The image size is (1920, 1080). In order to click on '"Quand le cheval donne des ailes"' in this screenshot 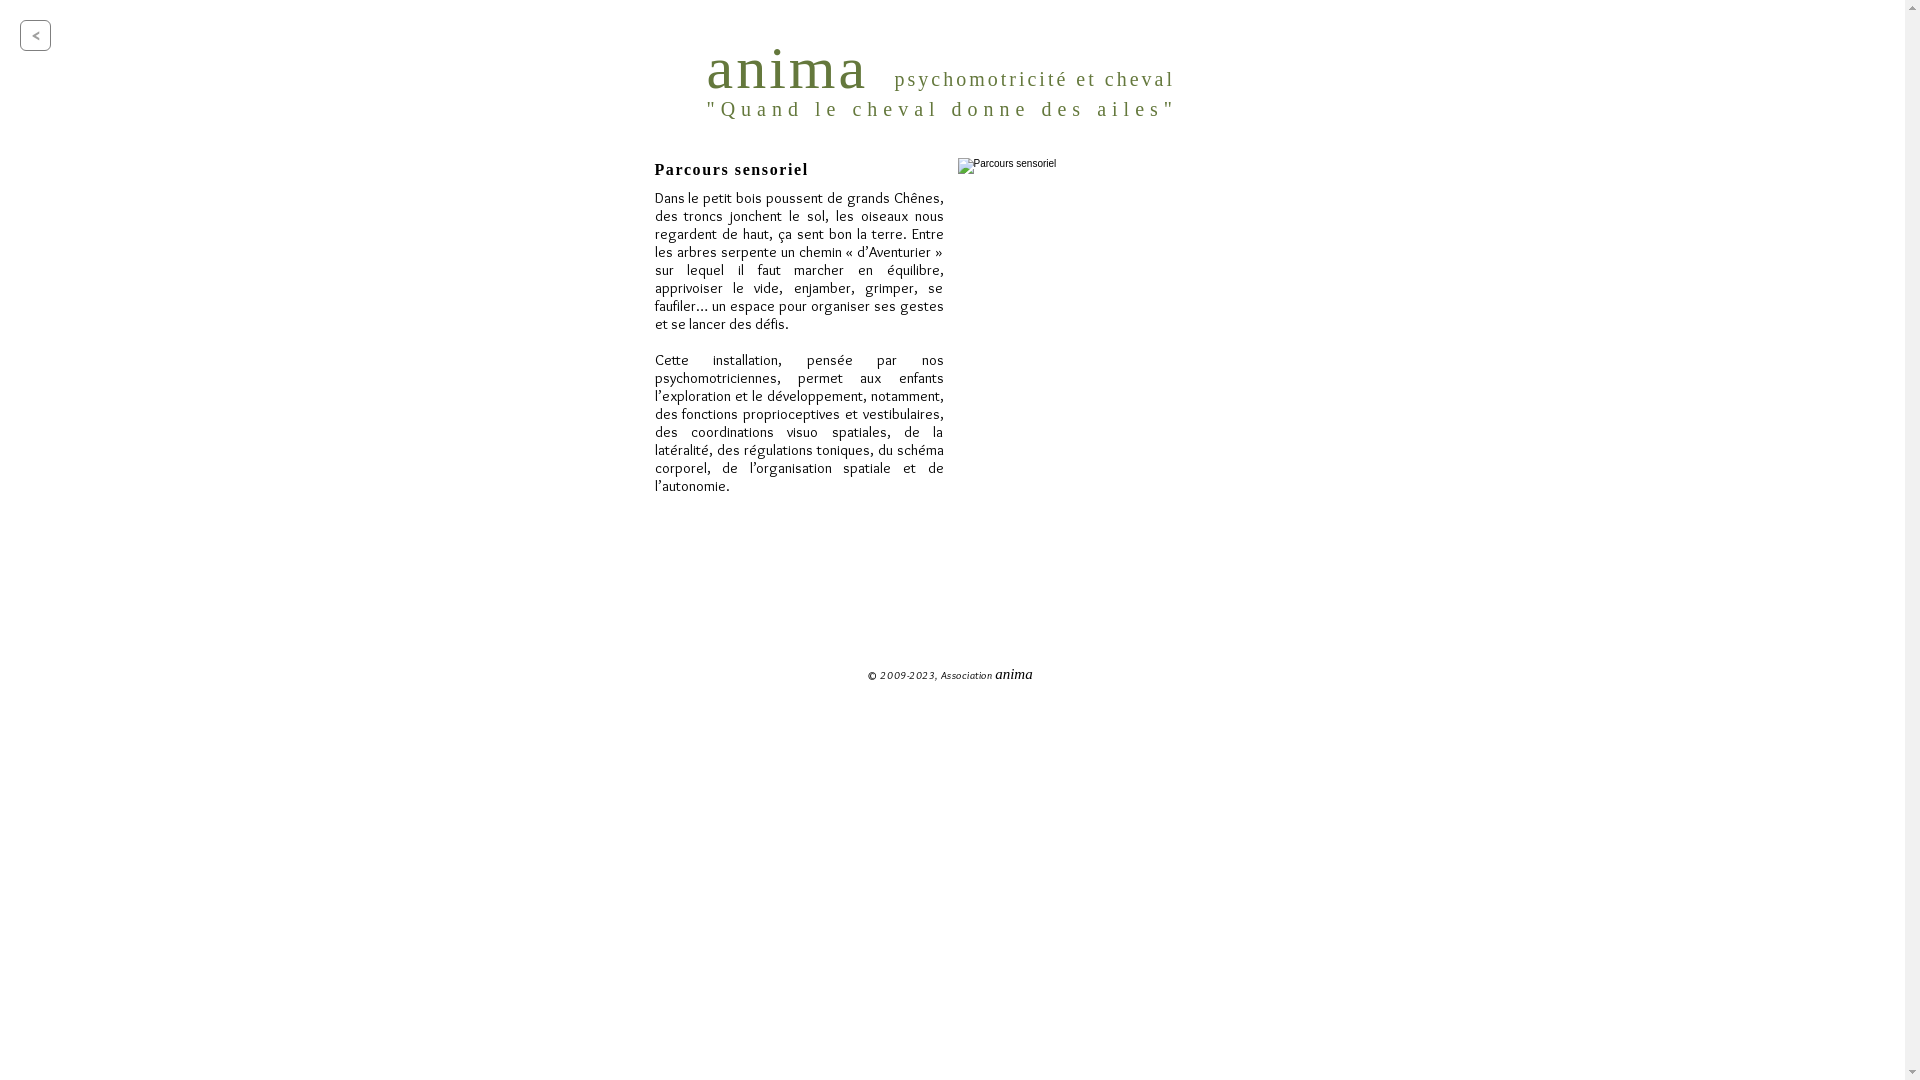, I will do `click(705, 108)`.